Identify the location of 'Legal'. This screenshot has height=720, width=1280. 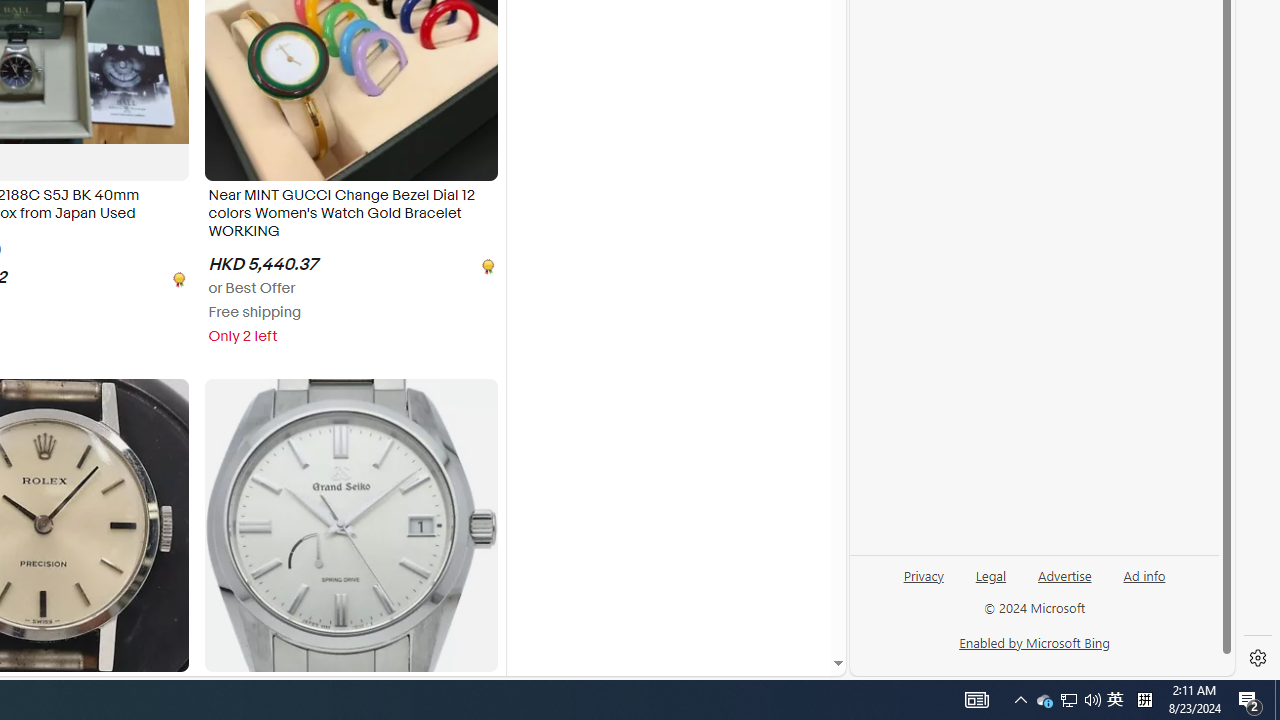
(991, 574).